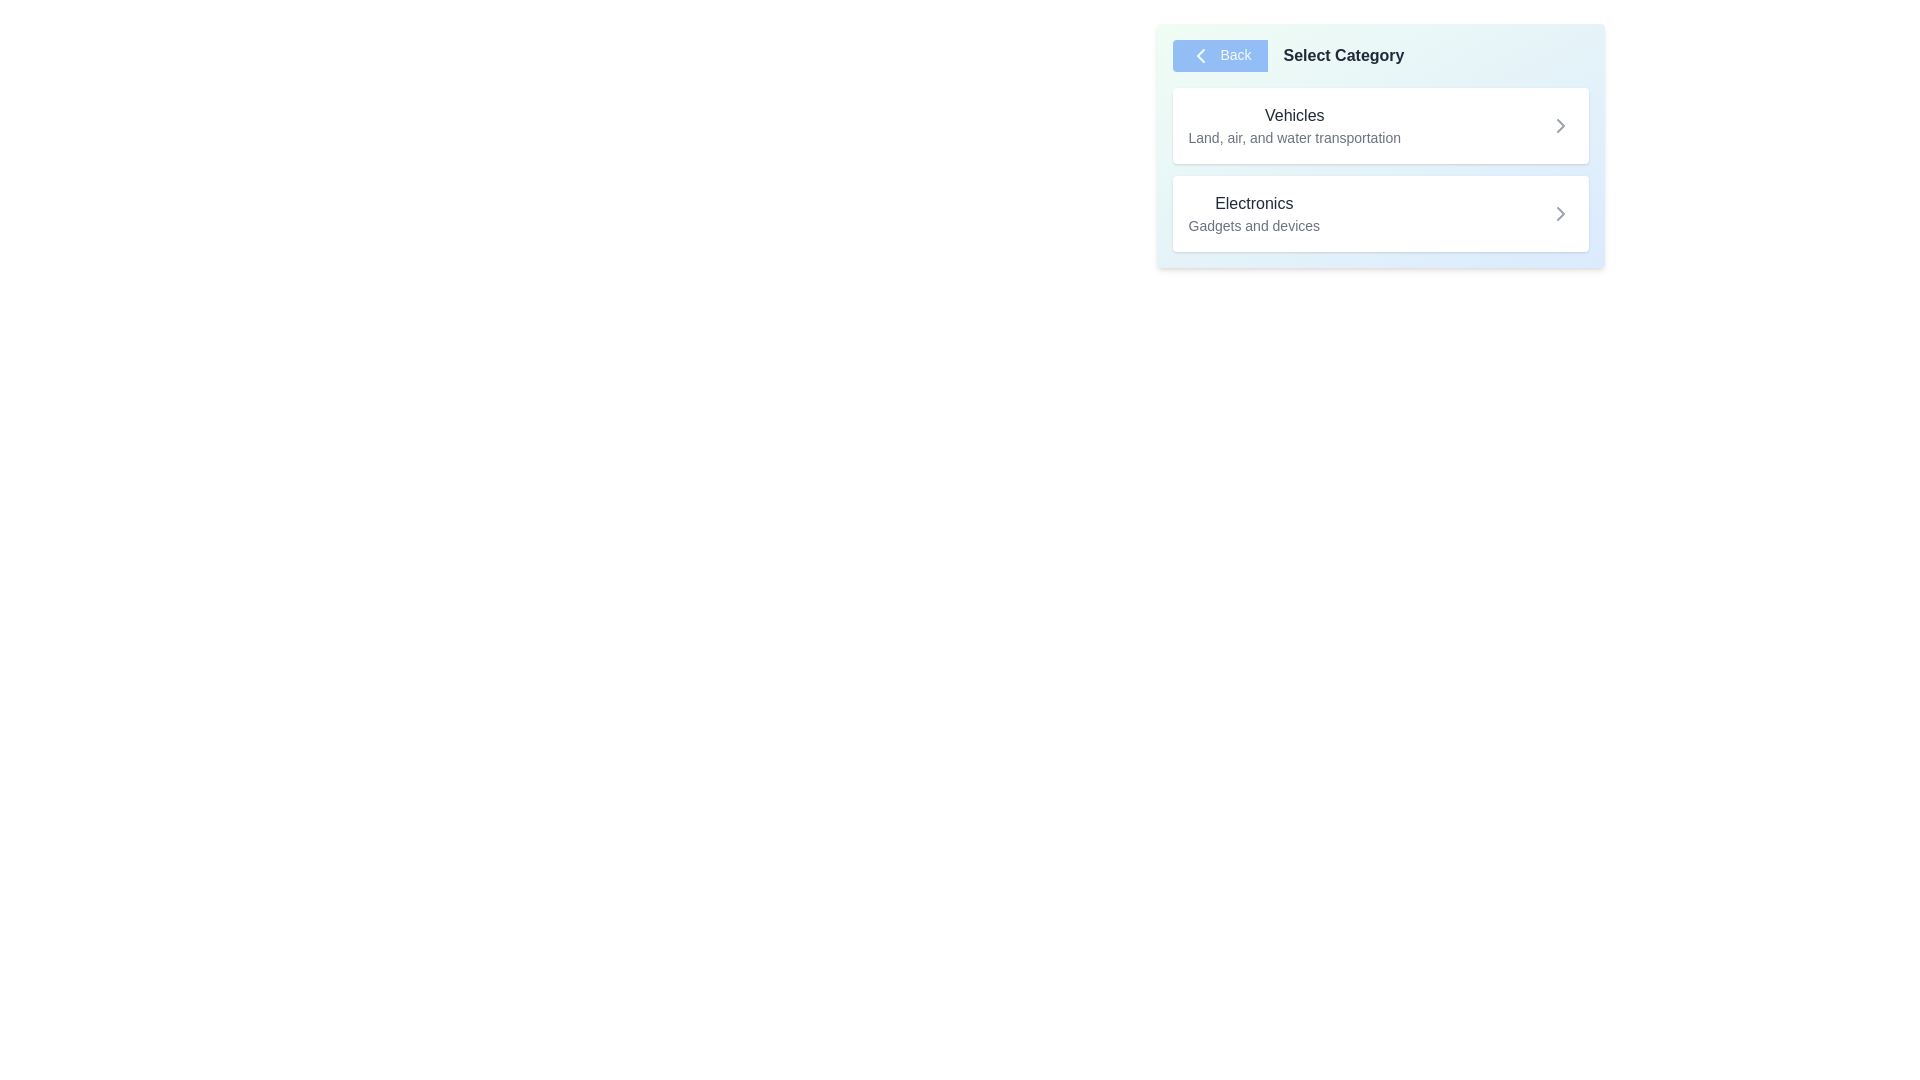  Describe the element at coordinates (1559, 126) in the screenshot. I see `the small rightward chevron icon located within the 'Vehicles' list item` at that location.